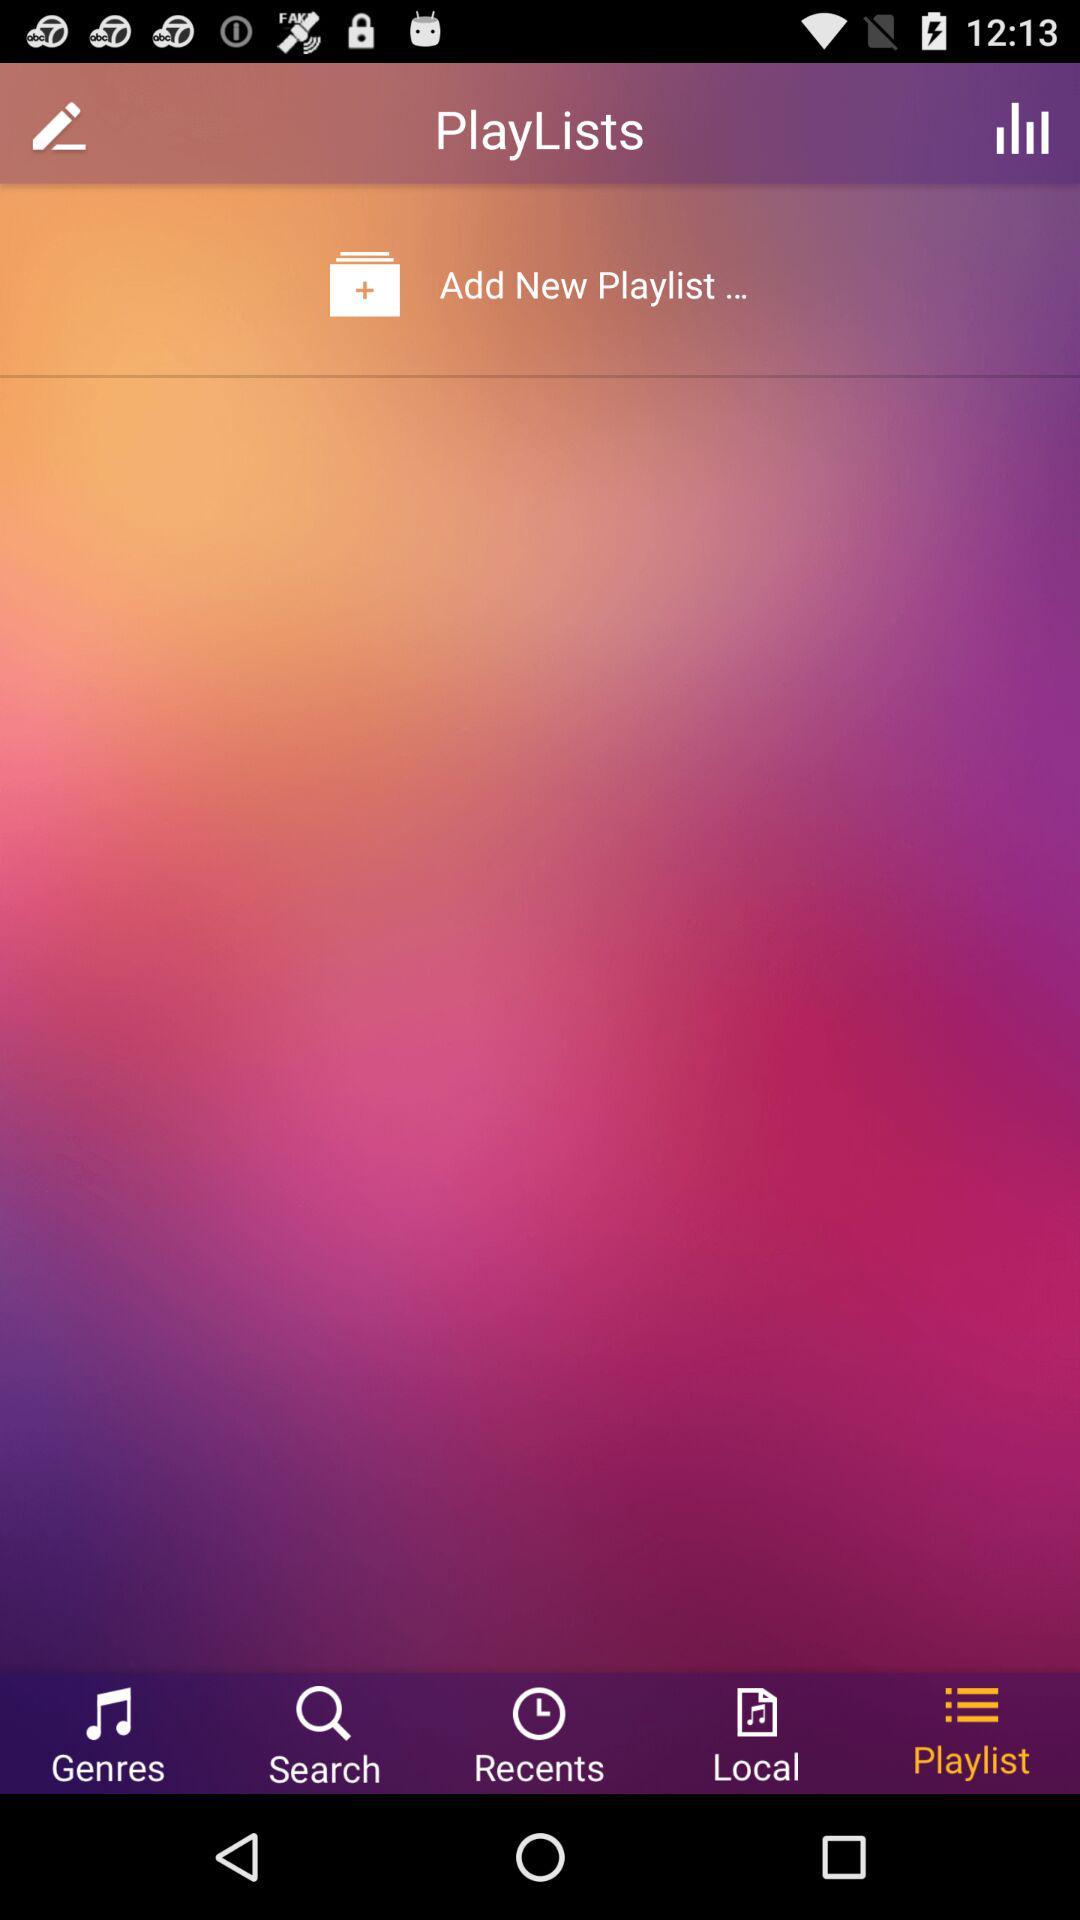 Image resolution: width=1080 pixels, height=1920 pixels. What do you see at coordinates (1022, 127) in the screenshot?
I see `app to the right of playlists` at bounding box center [1022, 127].